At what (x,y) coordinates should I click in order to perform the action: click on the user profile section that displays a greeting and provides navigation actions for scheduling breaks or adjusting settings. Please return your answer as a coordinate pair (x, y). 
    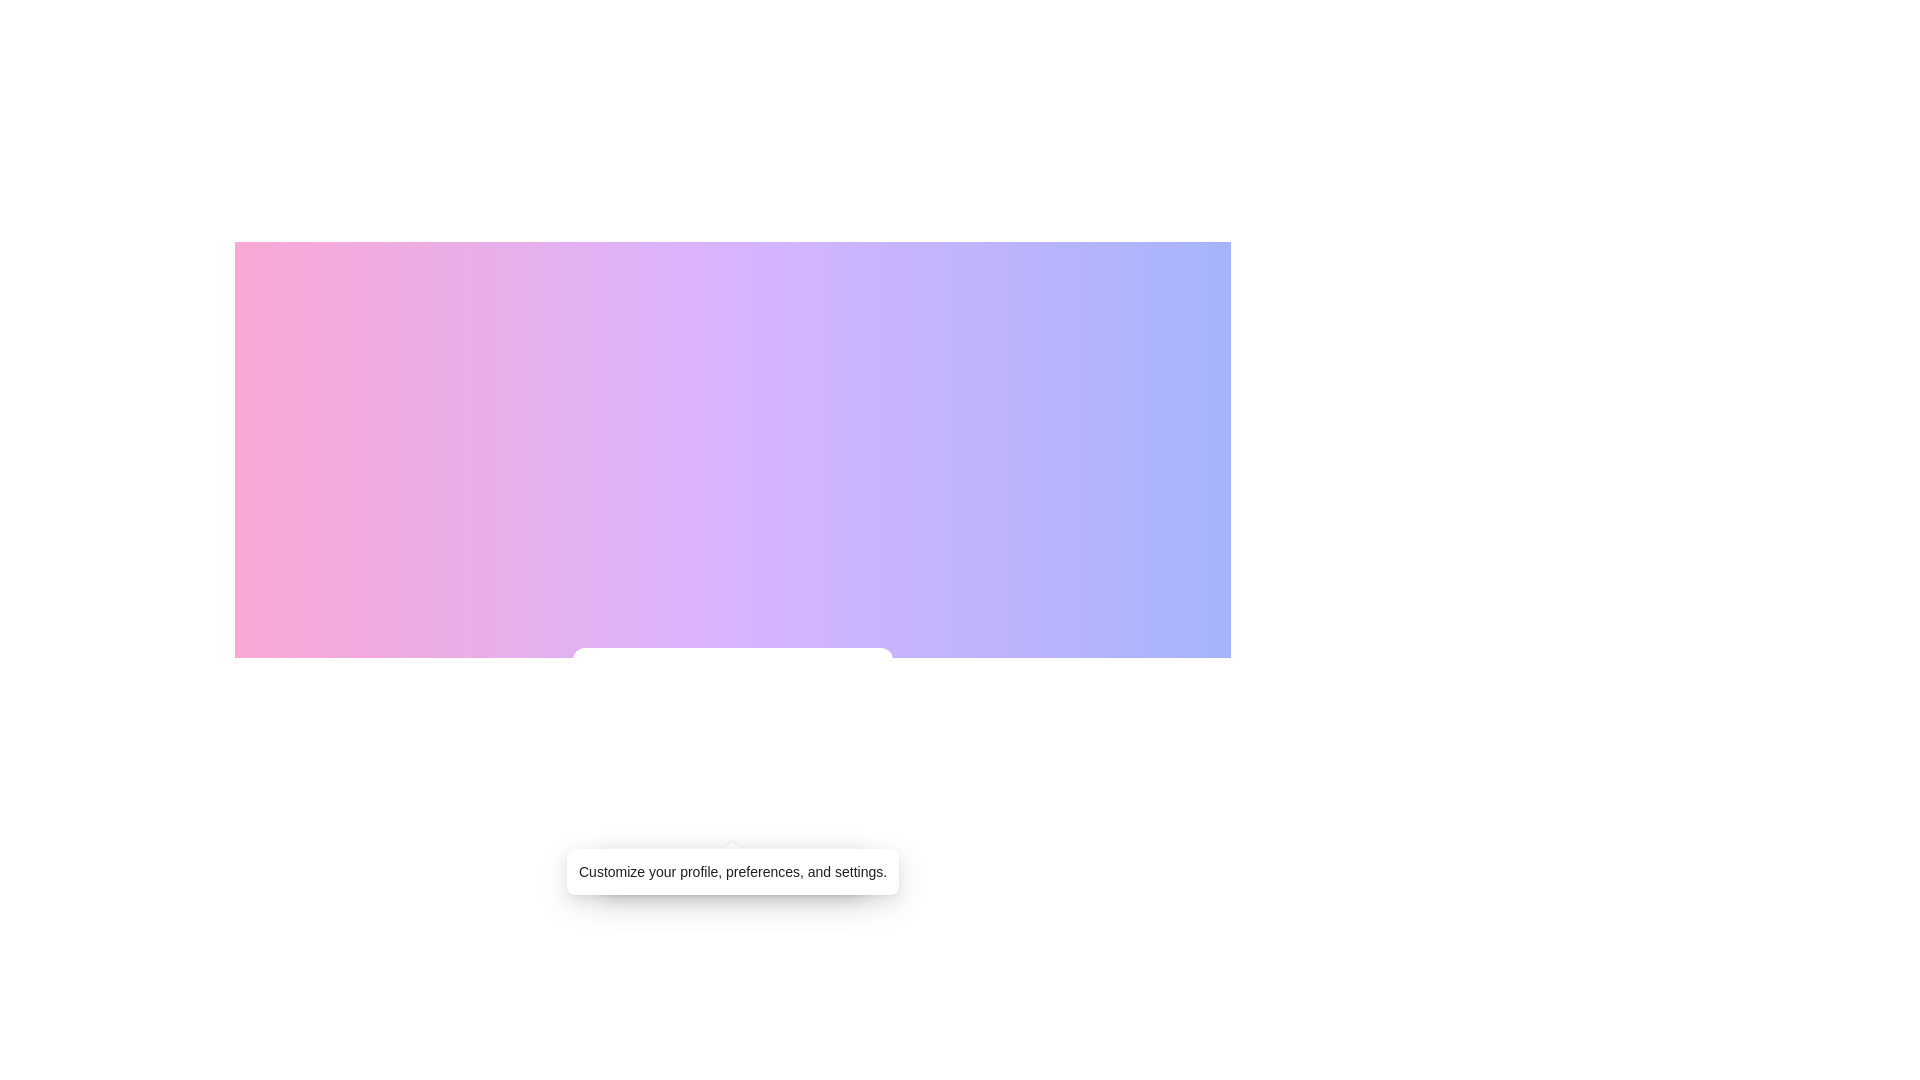
    Looking at the image, I should click on (732, 781).